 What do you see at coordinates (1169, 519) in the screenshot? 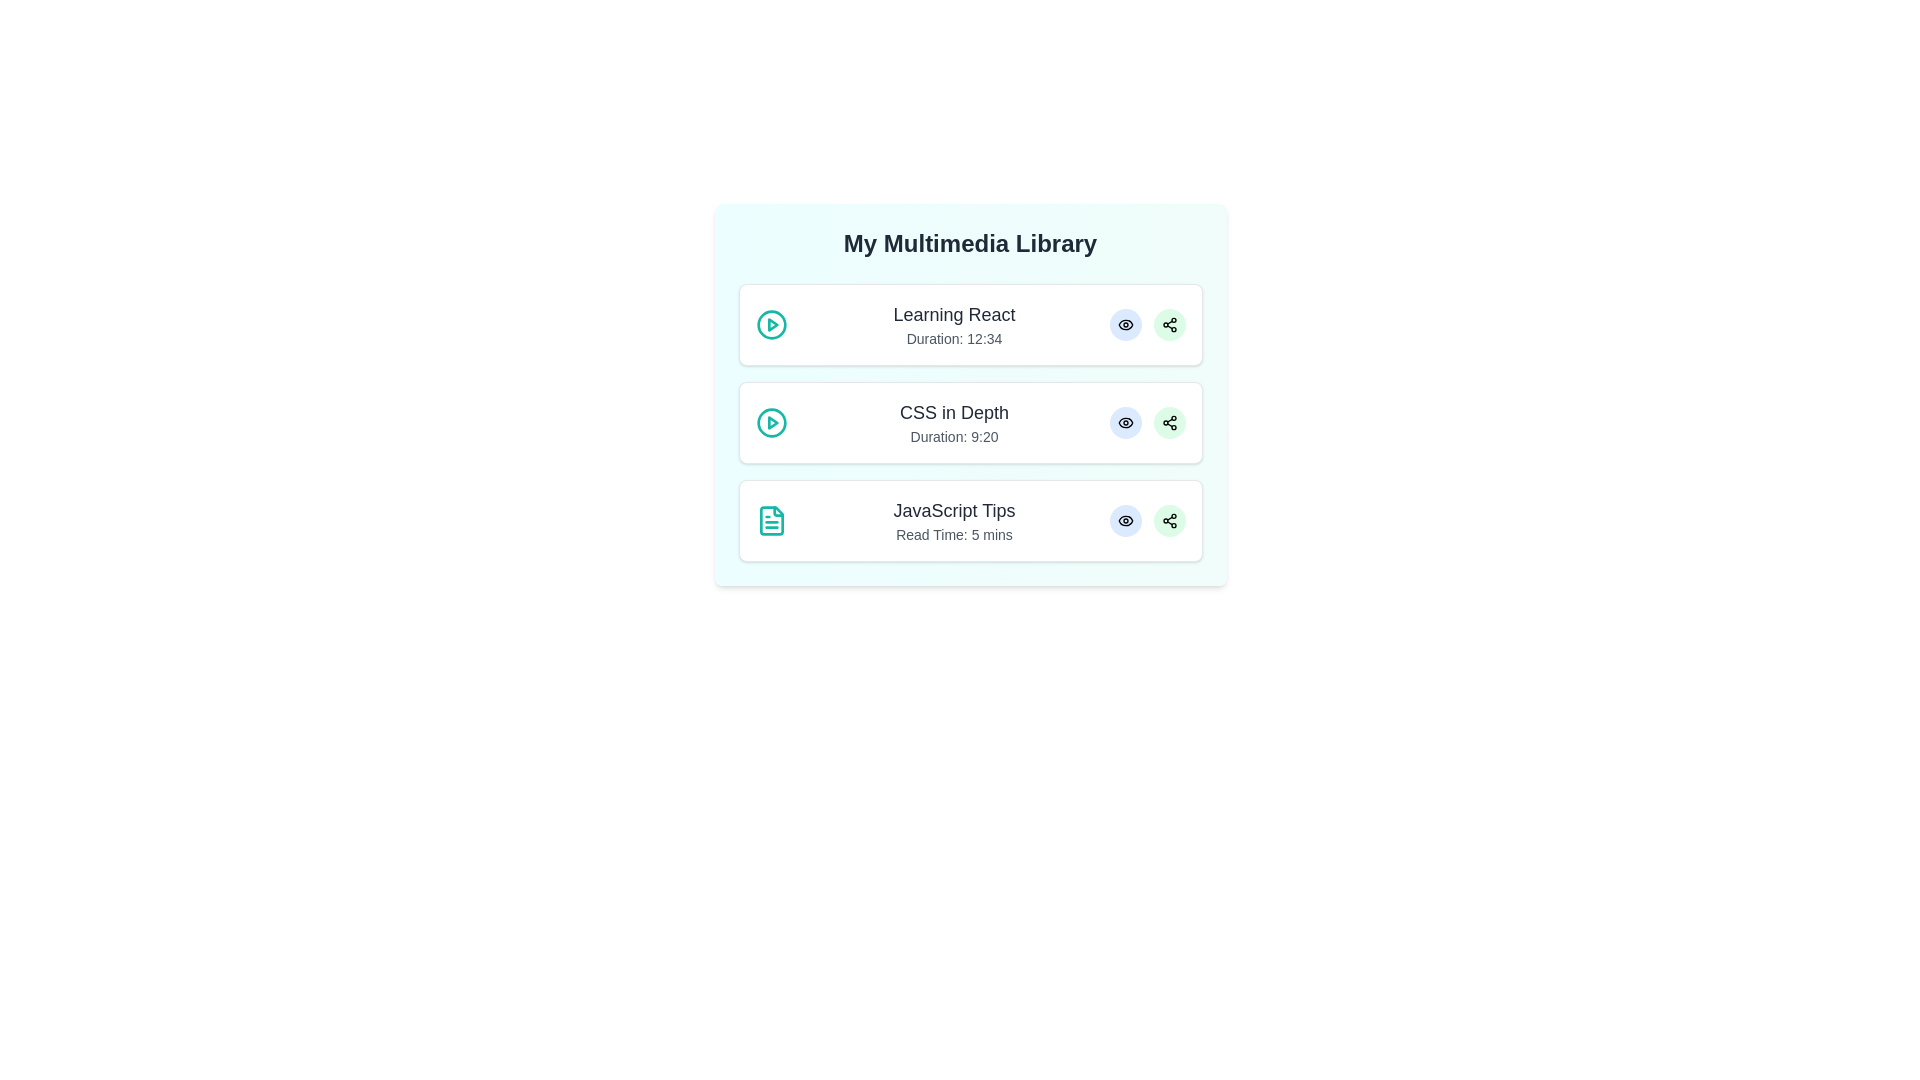
I see `share button for the media item titled JavaScript Tips` at bounding box center [1169, 519].